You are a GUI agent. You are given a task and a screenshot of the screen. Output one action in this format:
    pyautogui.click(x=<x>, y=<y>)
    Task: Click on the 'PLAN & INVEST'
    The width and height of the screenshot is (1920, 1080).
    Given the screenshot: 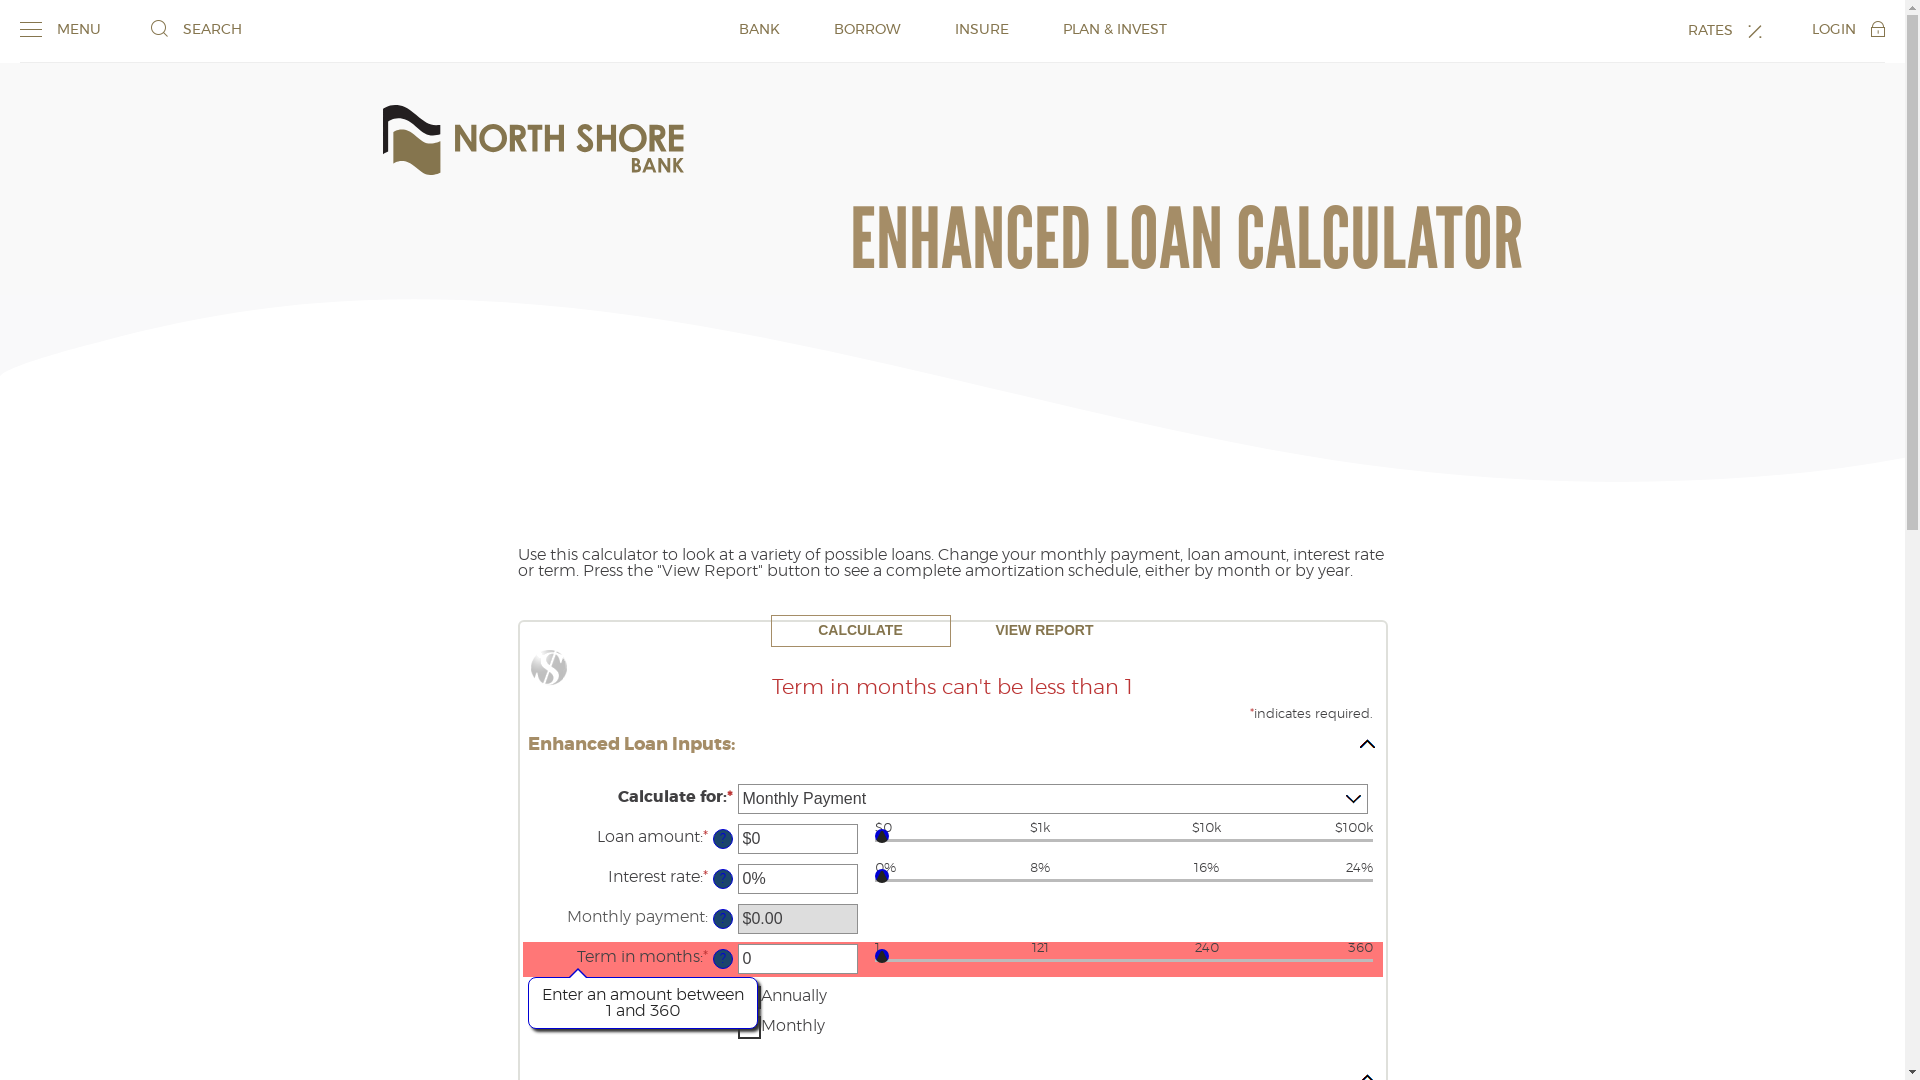 What is the action you would take?
    pyautogui.click(x=1060, y=30)
    